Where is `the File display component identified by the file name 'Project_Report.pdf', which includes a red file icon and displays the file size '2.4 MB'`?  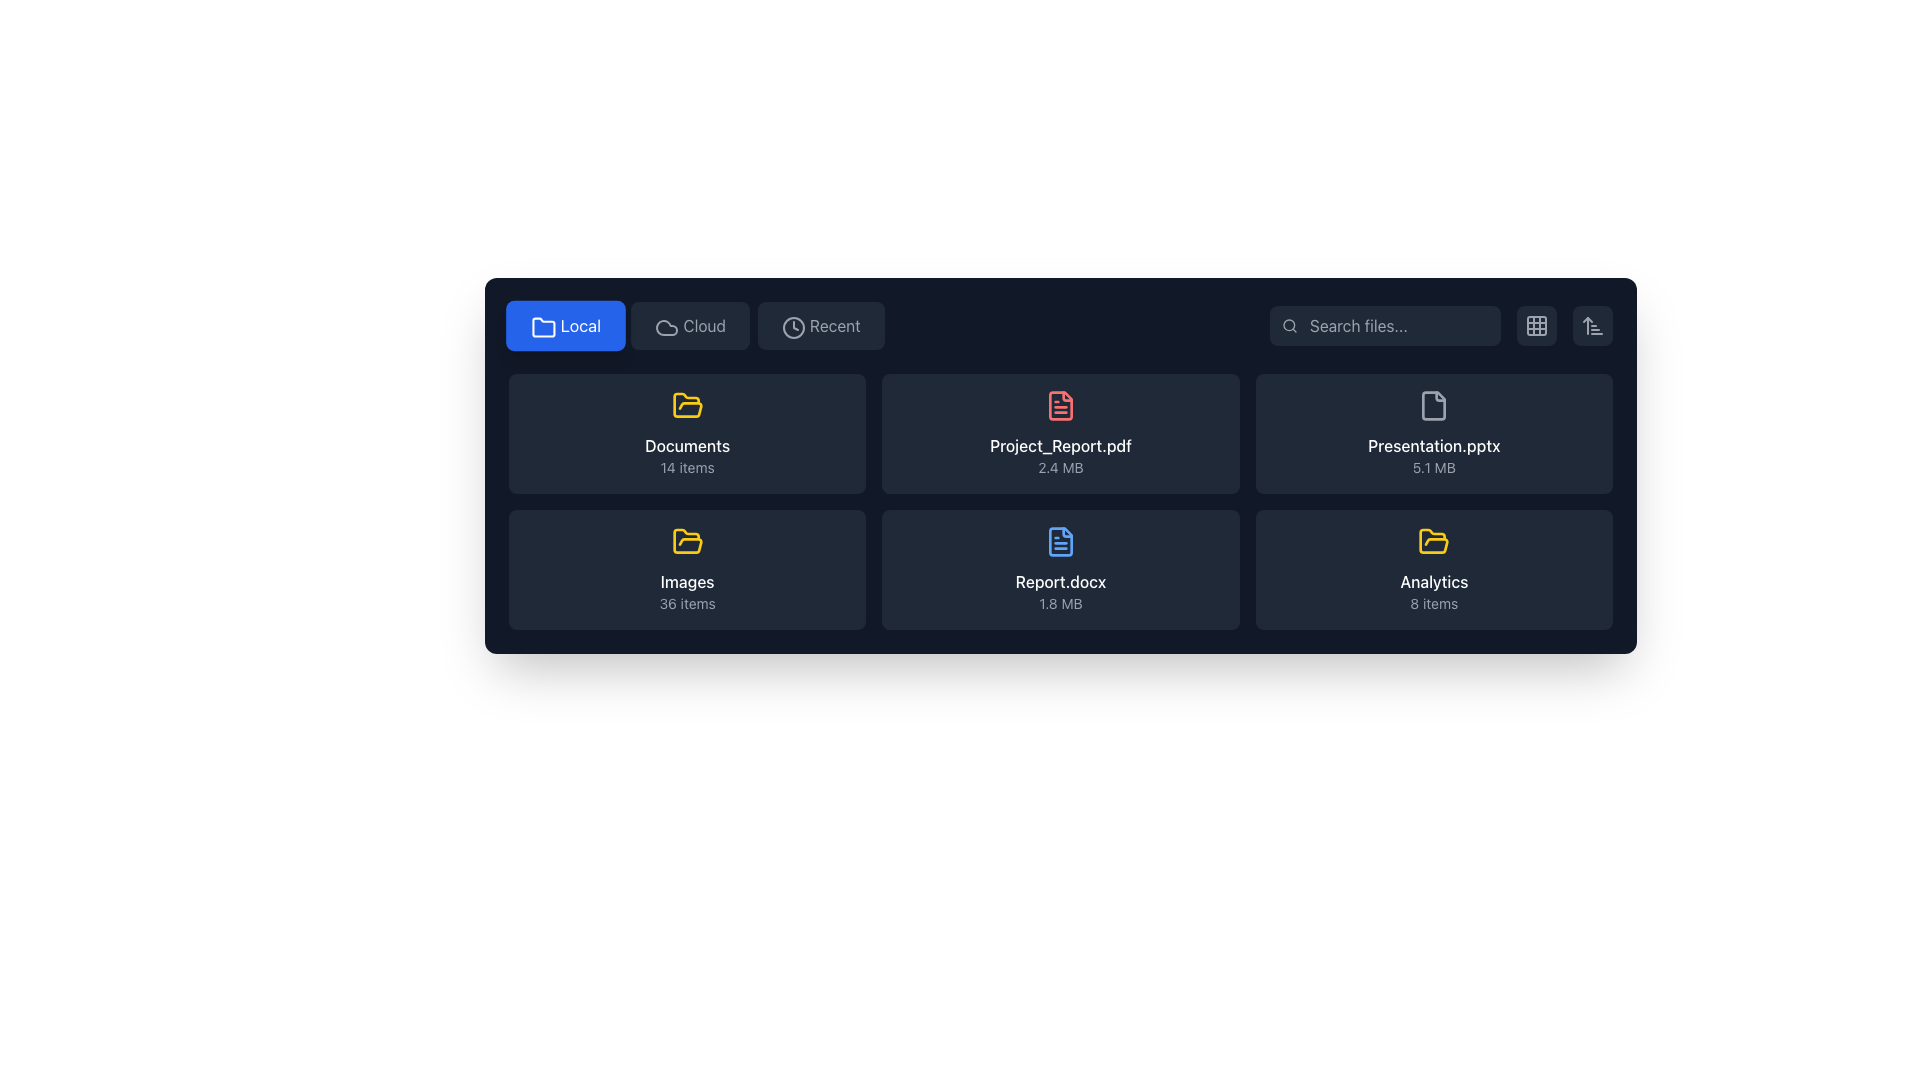
the File display component identified by the file name 'Project_Report.pdf', which includes a red file icon and displays the file size '2.4 MB' is located at coordinates (1059, 433).